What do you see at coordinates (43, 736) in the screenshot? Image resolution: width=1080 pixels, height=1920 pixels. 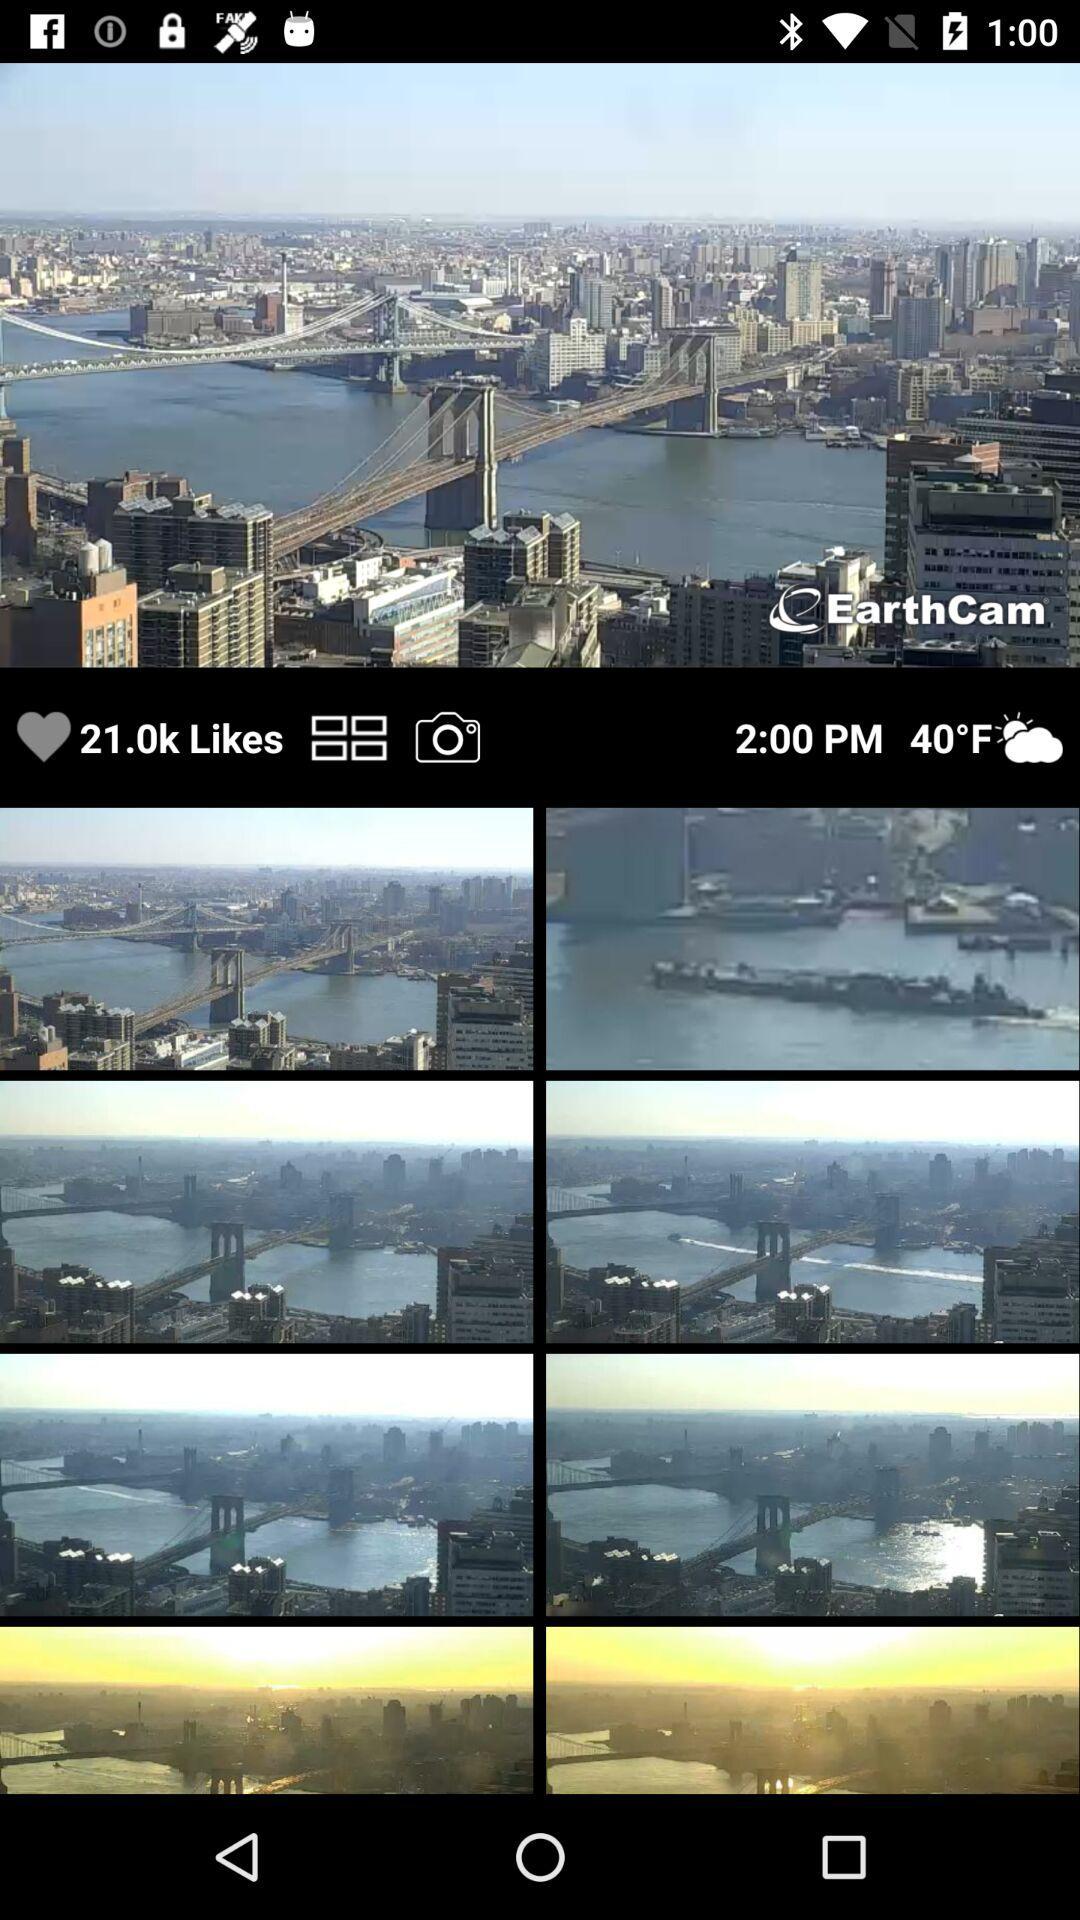 I see `like the page` at bounding box center [43, 736].